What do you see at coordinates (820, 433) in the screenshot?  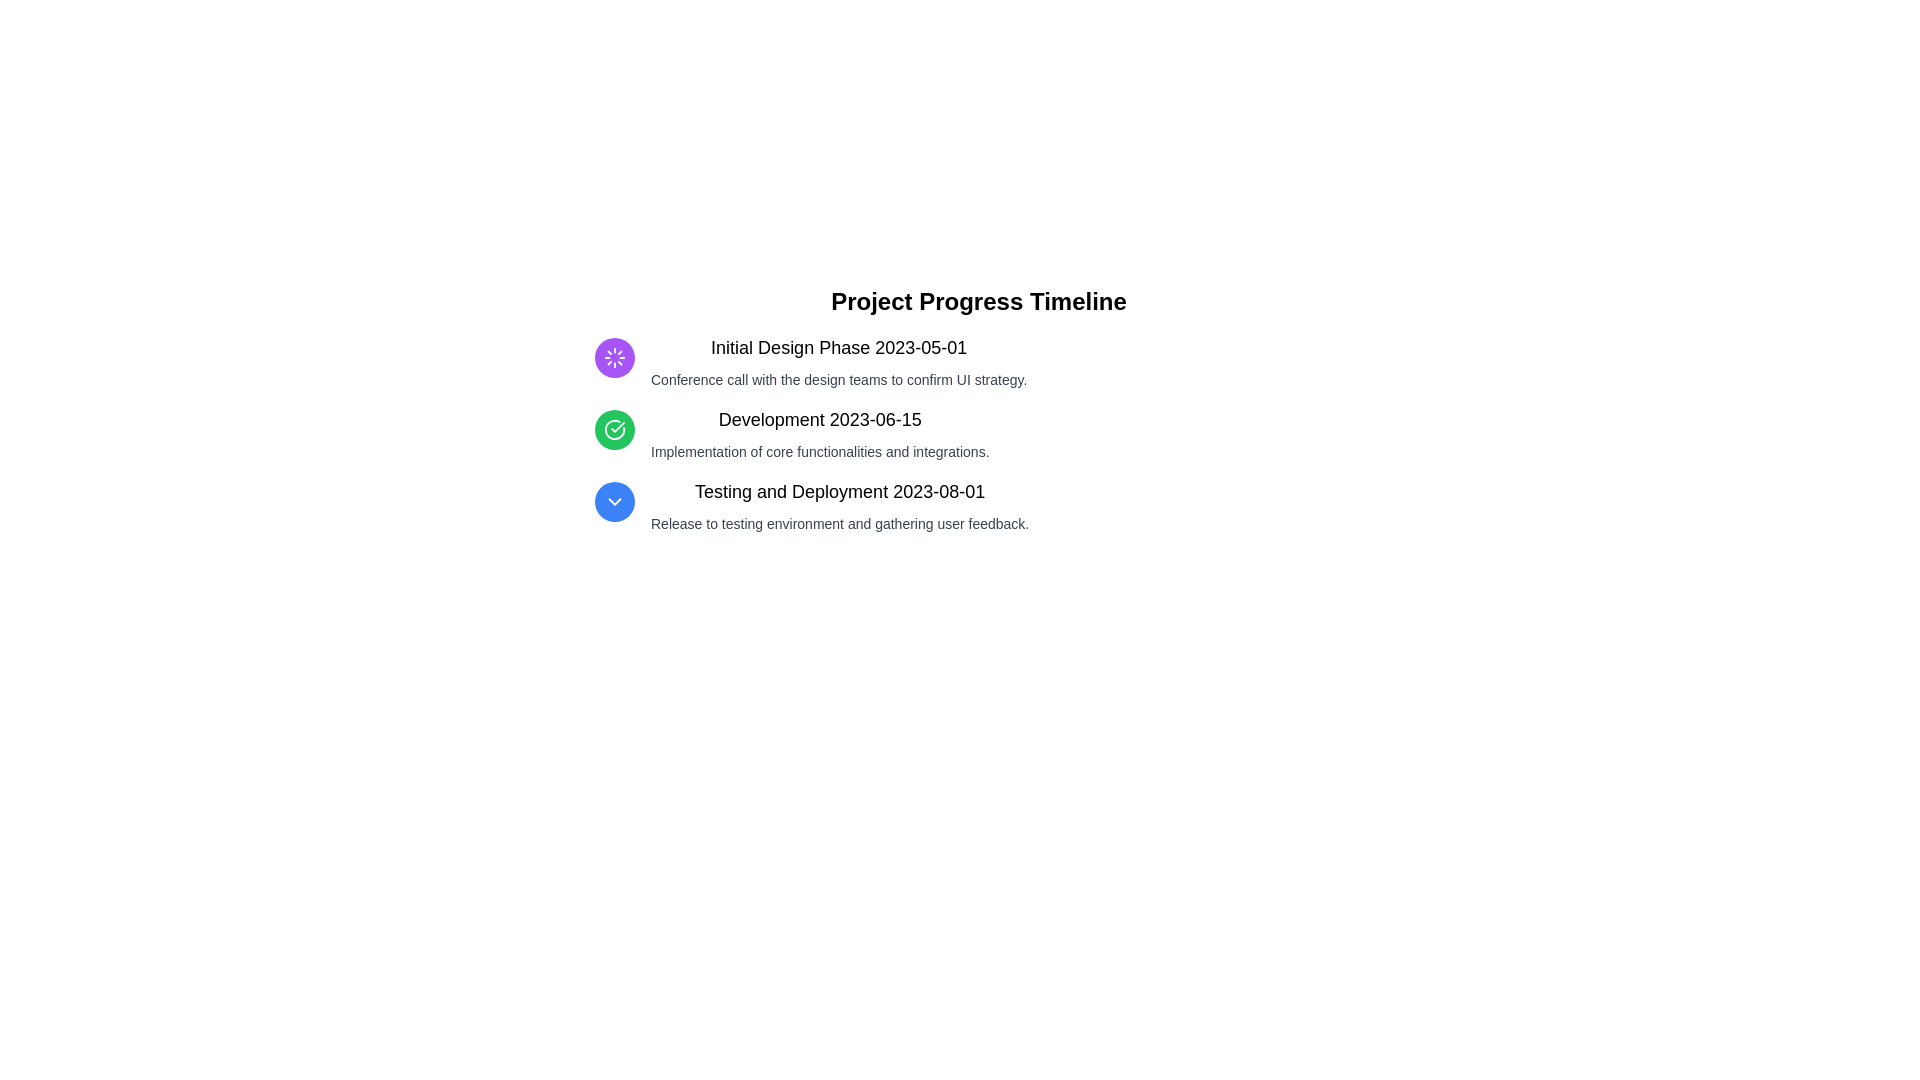 I see `the text block displaying 'Development 2023-06-15' and its description, which is centrally located beneath 'Initial Design Phase 2023-05-01' and above 'Testing and Deployment 2023-08-01'` at bounding box center [820, 433].